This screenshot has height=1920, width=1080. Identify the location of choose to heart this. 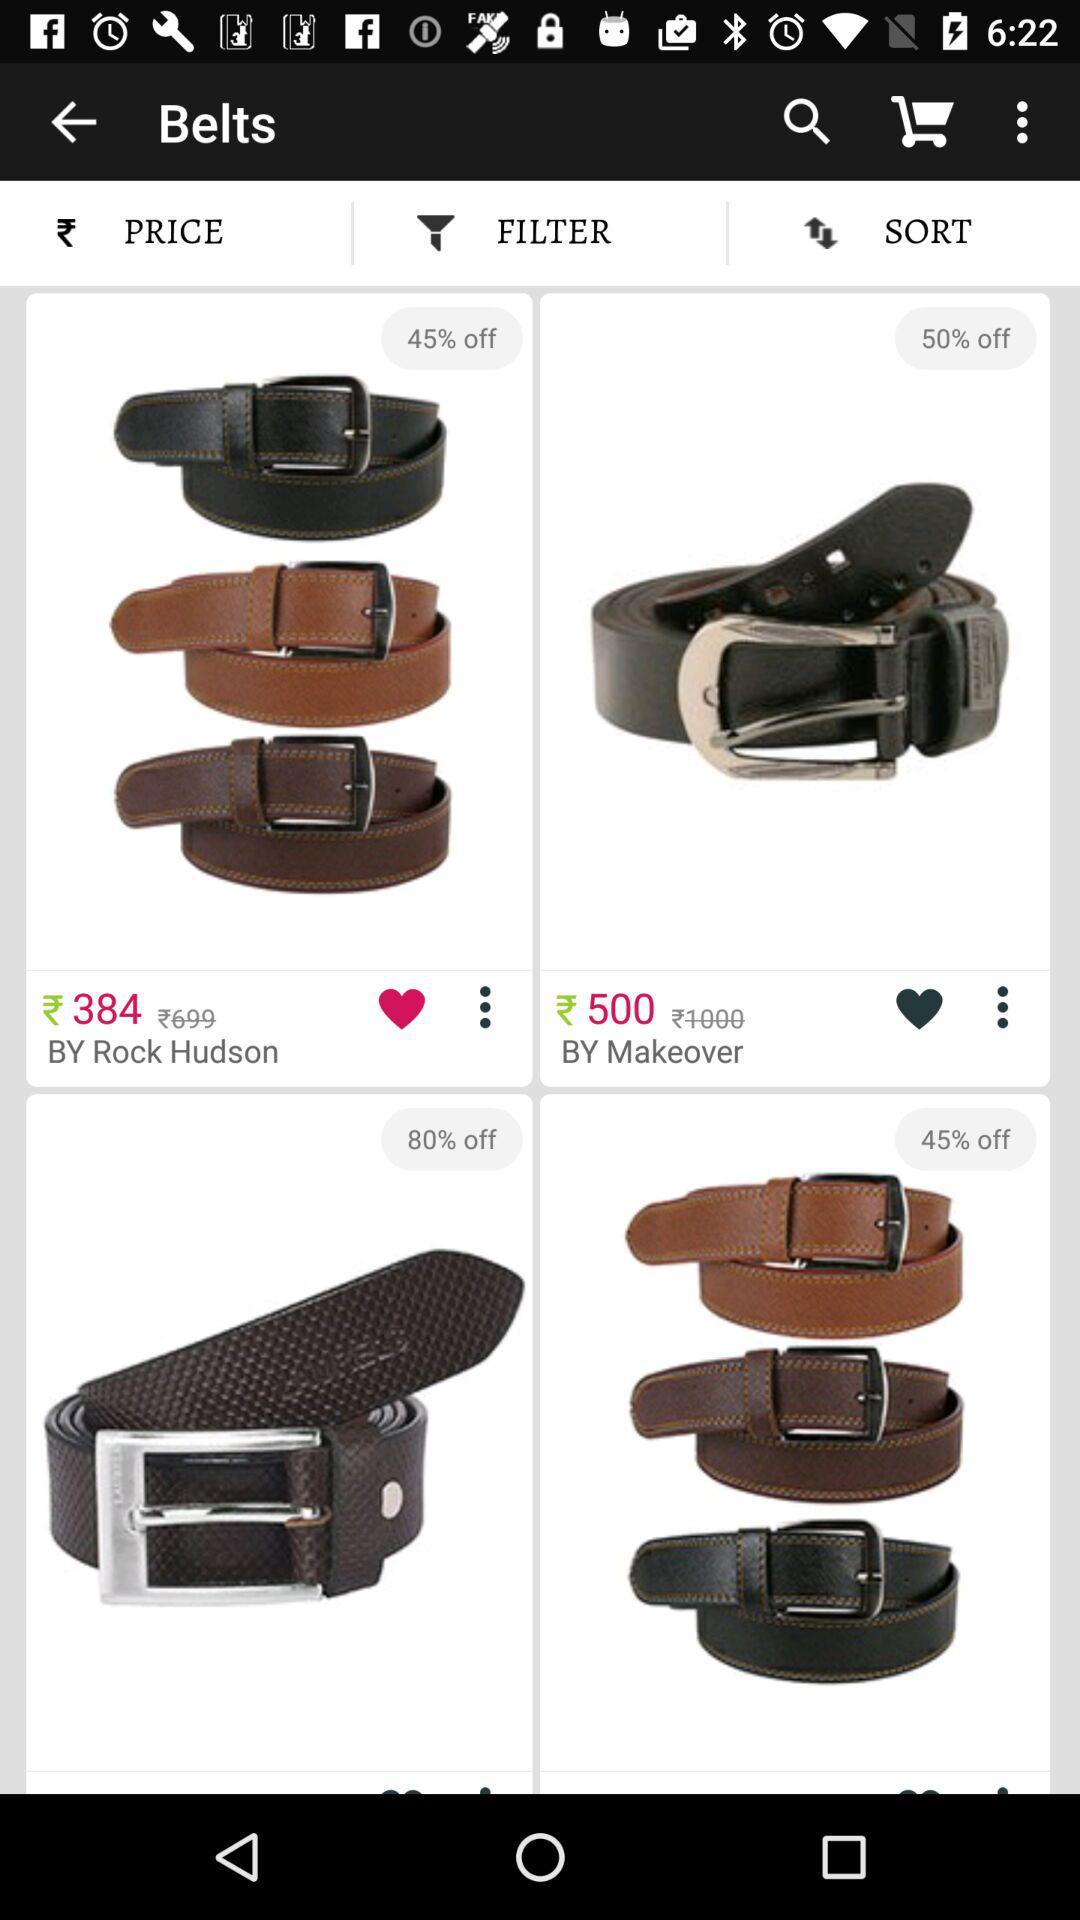
(918, 1782).